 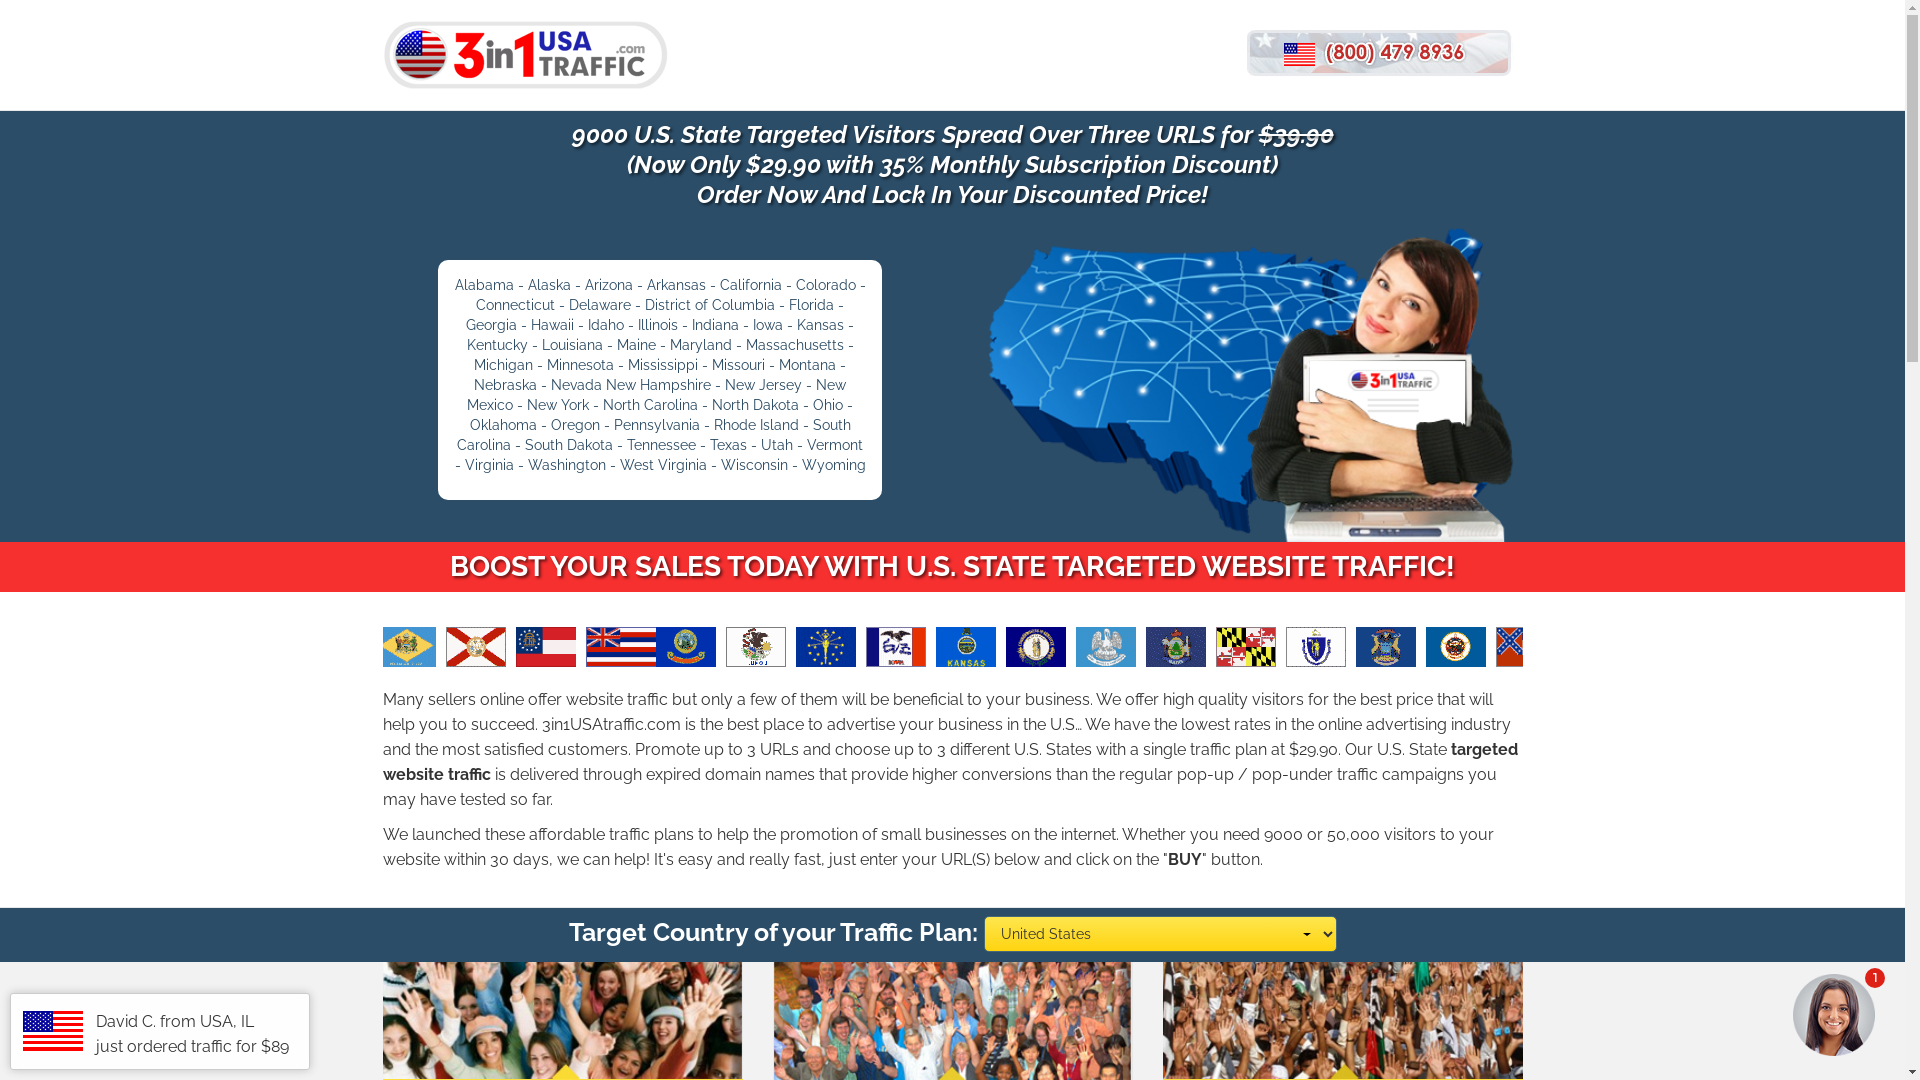 I want to click on '1', so click(x=1736, y=1018).